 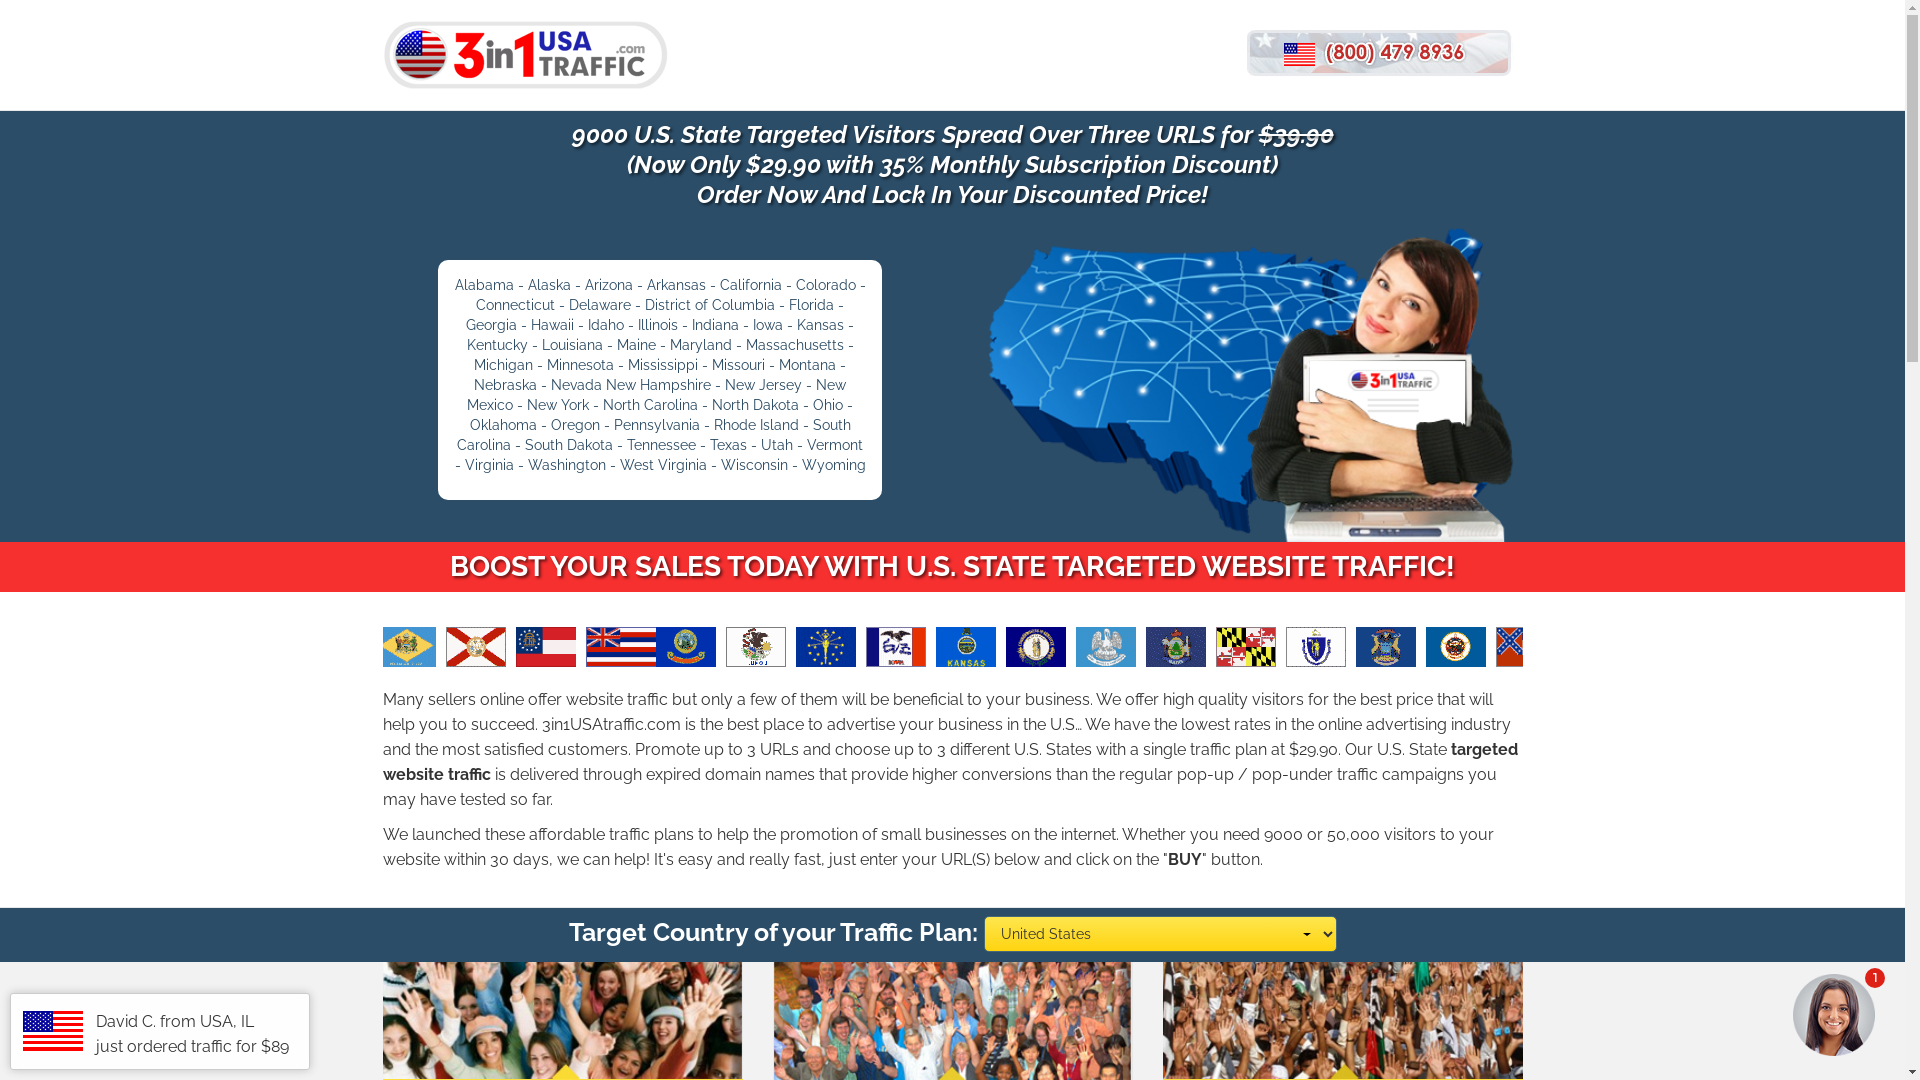 I want to click on '1', so click(x=1736, y=1018).